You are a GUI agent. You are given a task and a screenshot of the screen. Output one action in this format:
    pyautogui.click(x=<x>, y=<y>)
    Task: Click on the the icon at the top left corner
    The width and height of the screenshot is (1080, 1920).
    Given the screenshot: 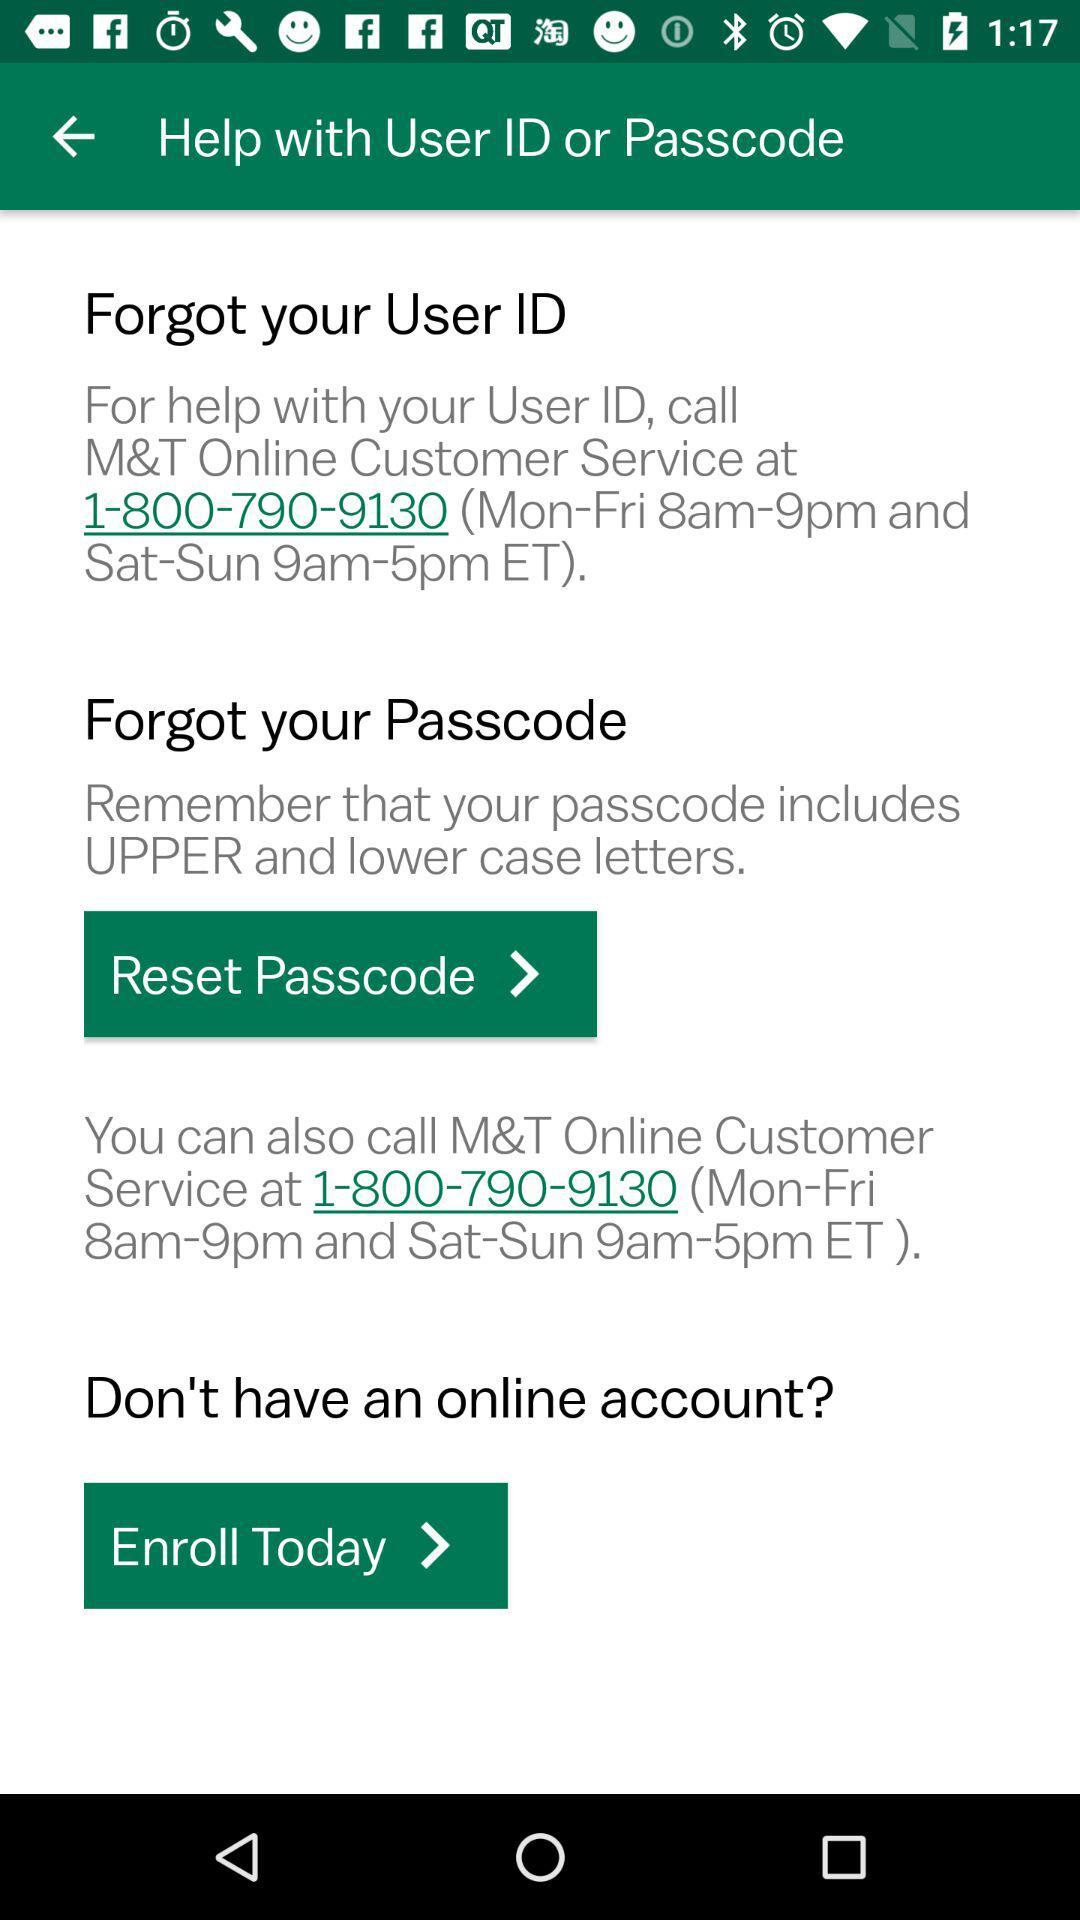 What is the action you would take?
    pyautogui.click(x=72, y=135)
    